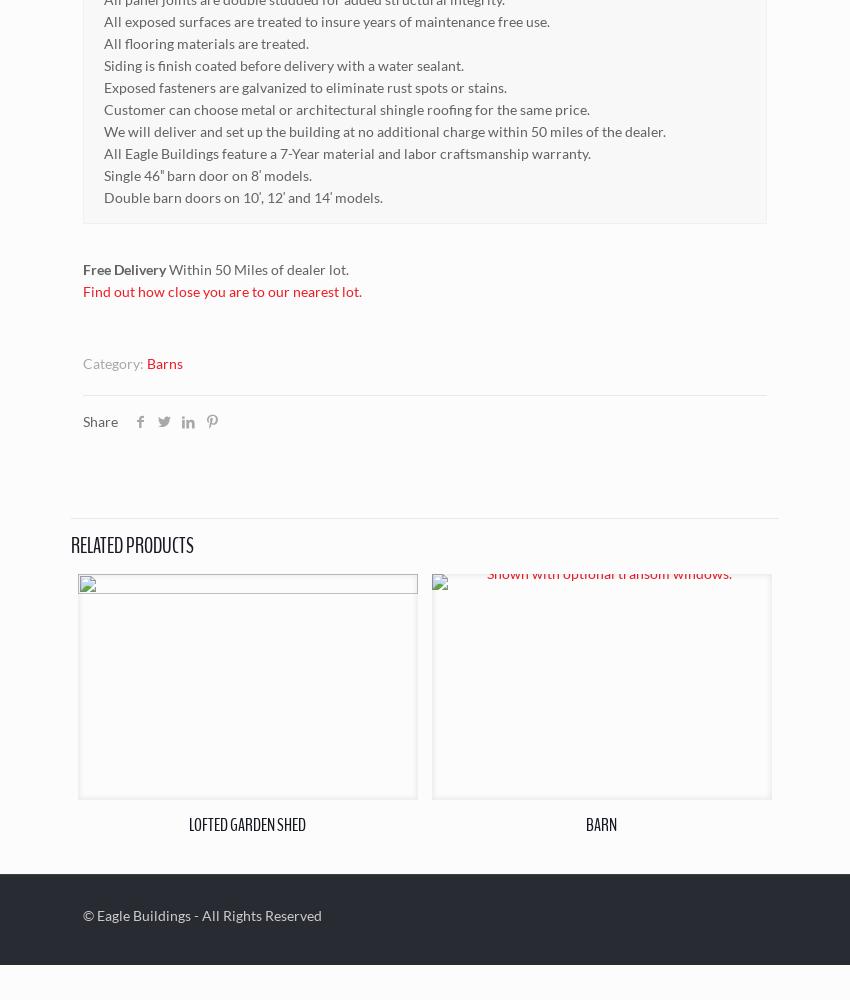  I want to click on 'Double barn doors on 10′, 12′ and 14′ models.', so click(243, 195).